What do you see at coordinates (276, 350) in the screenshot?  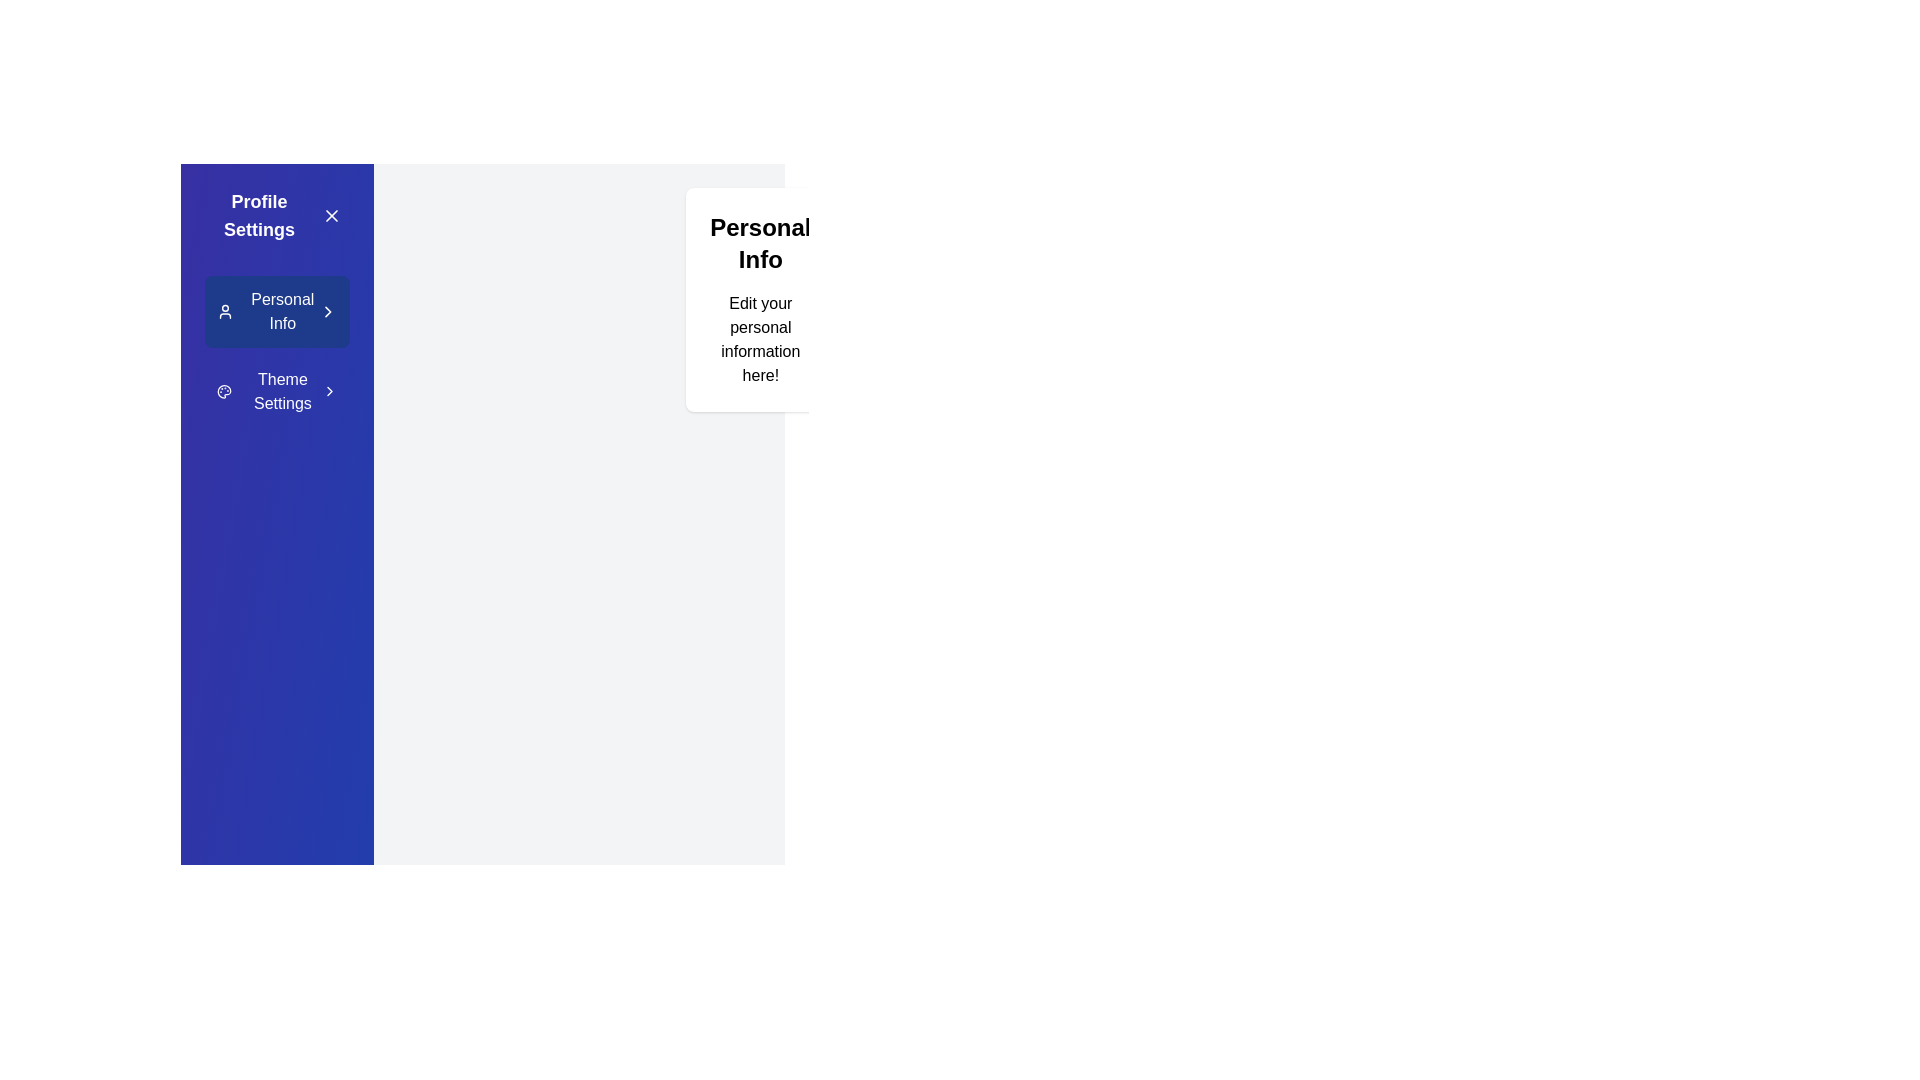 I see `the 'Personal Info' option in the navigation menu located in the left sidebar of the 'Profile Settings' section` at bounding box center [276, 350].